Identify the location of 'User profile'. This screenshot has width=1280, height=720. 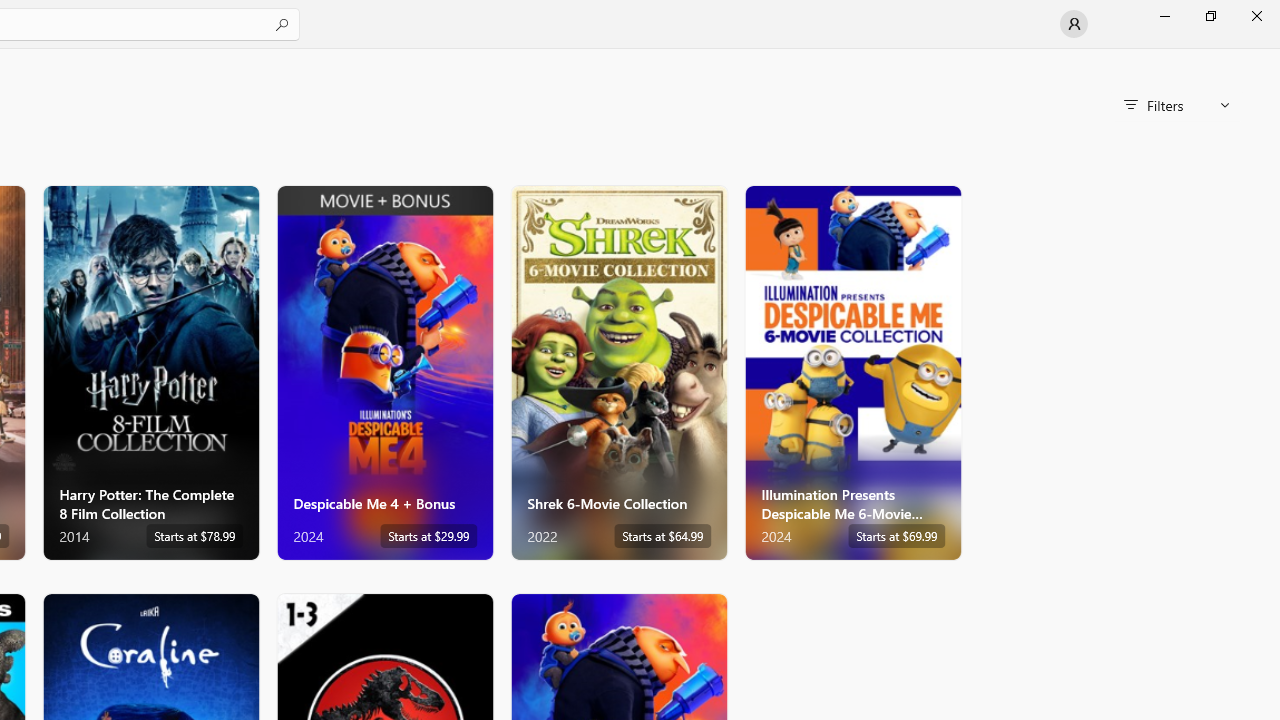
(1072, 24).